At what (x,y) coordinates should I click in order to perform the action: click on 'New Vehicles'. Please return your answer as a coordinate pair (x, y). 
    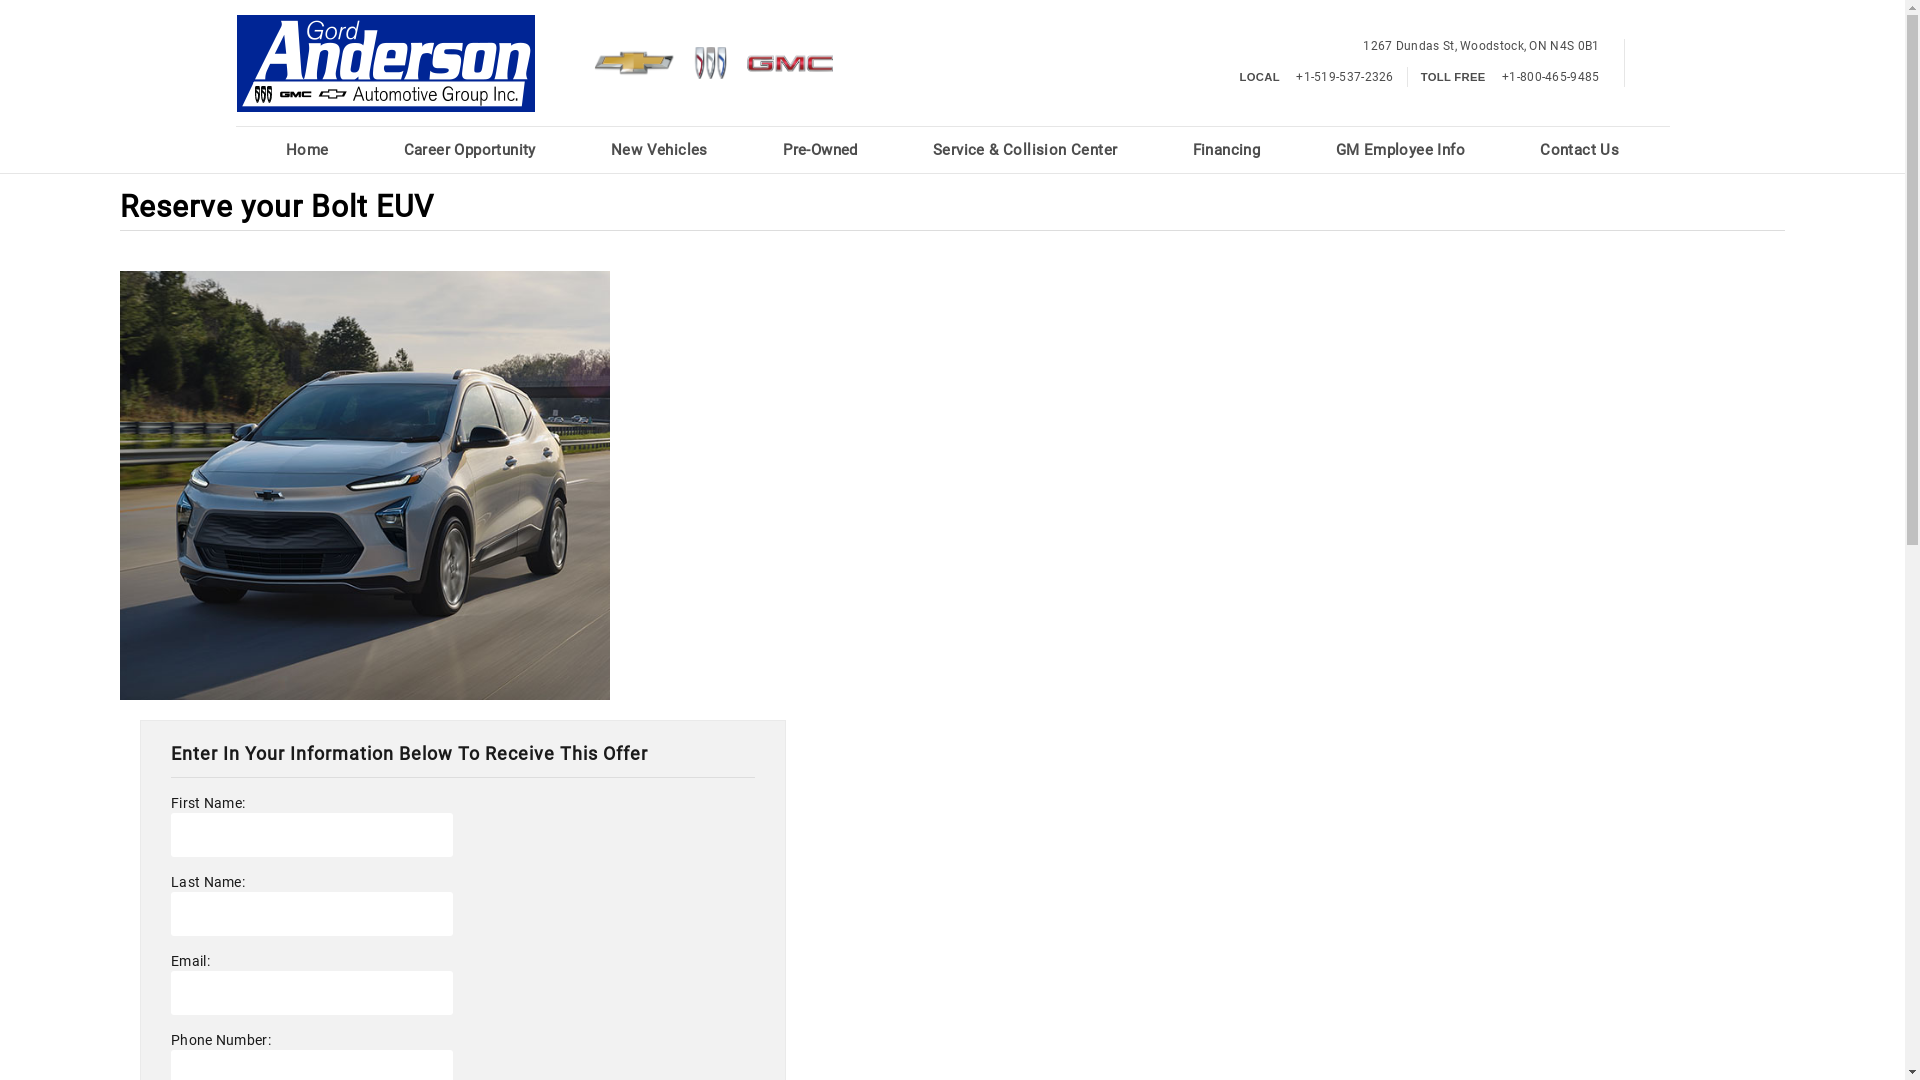
    Looking at the image, I should click on (609, 149).